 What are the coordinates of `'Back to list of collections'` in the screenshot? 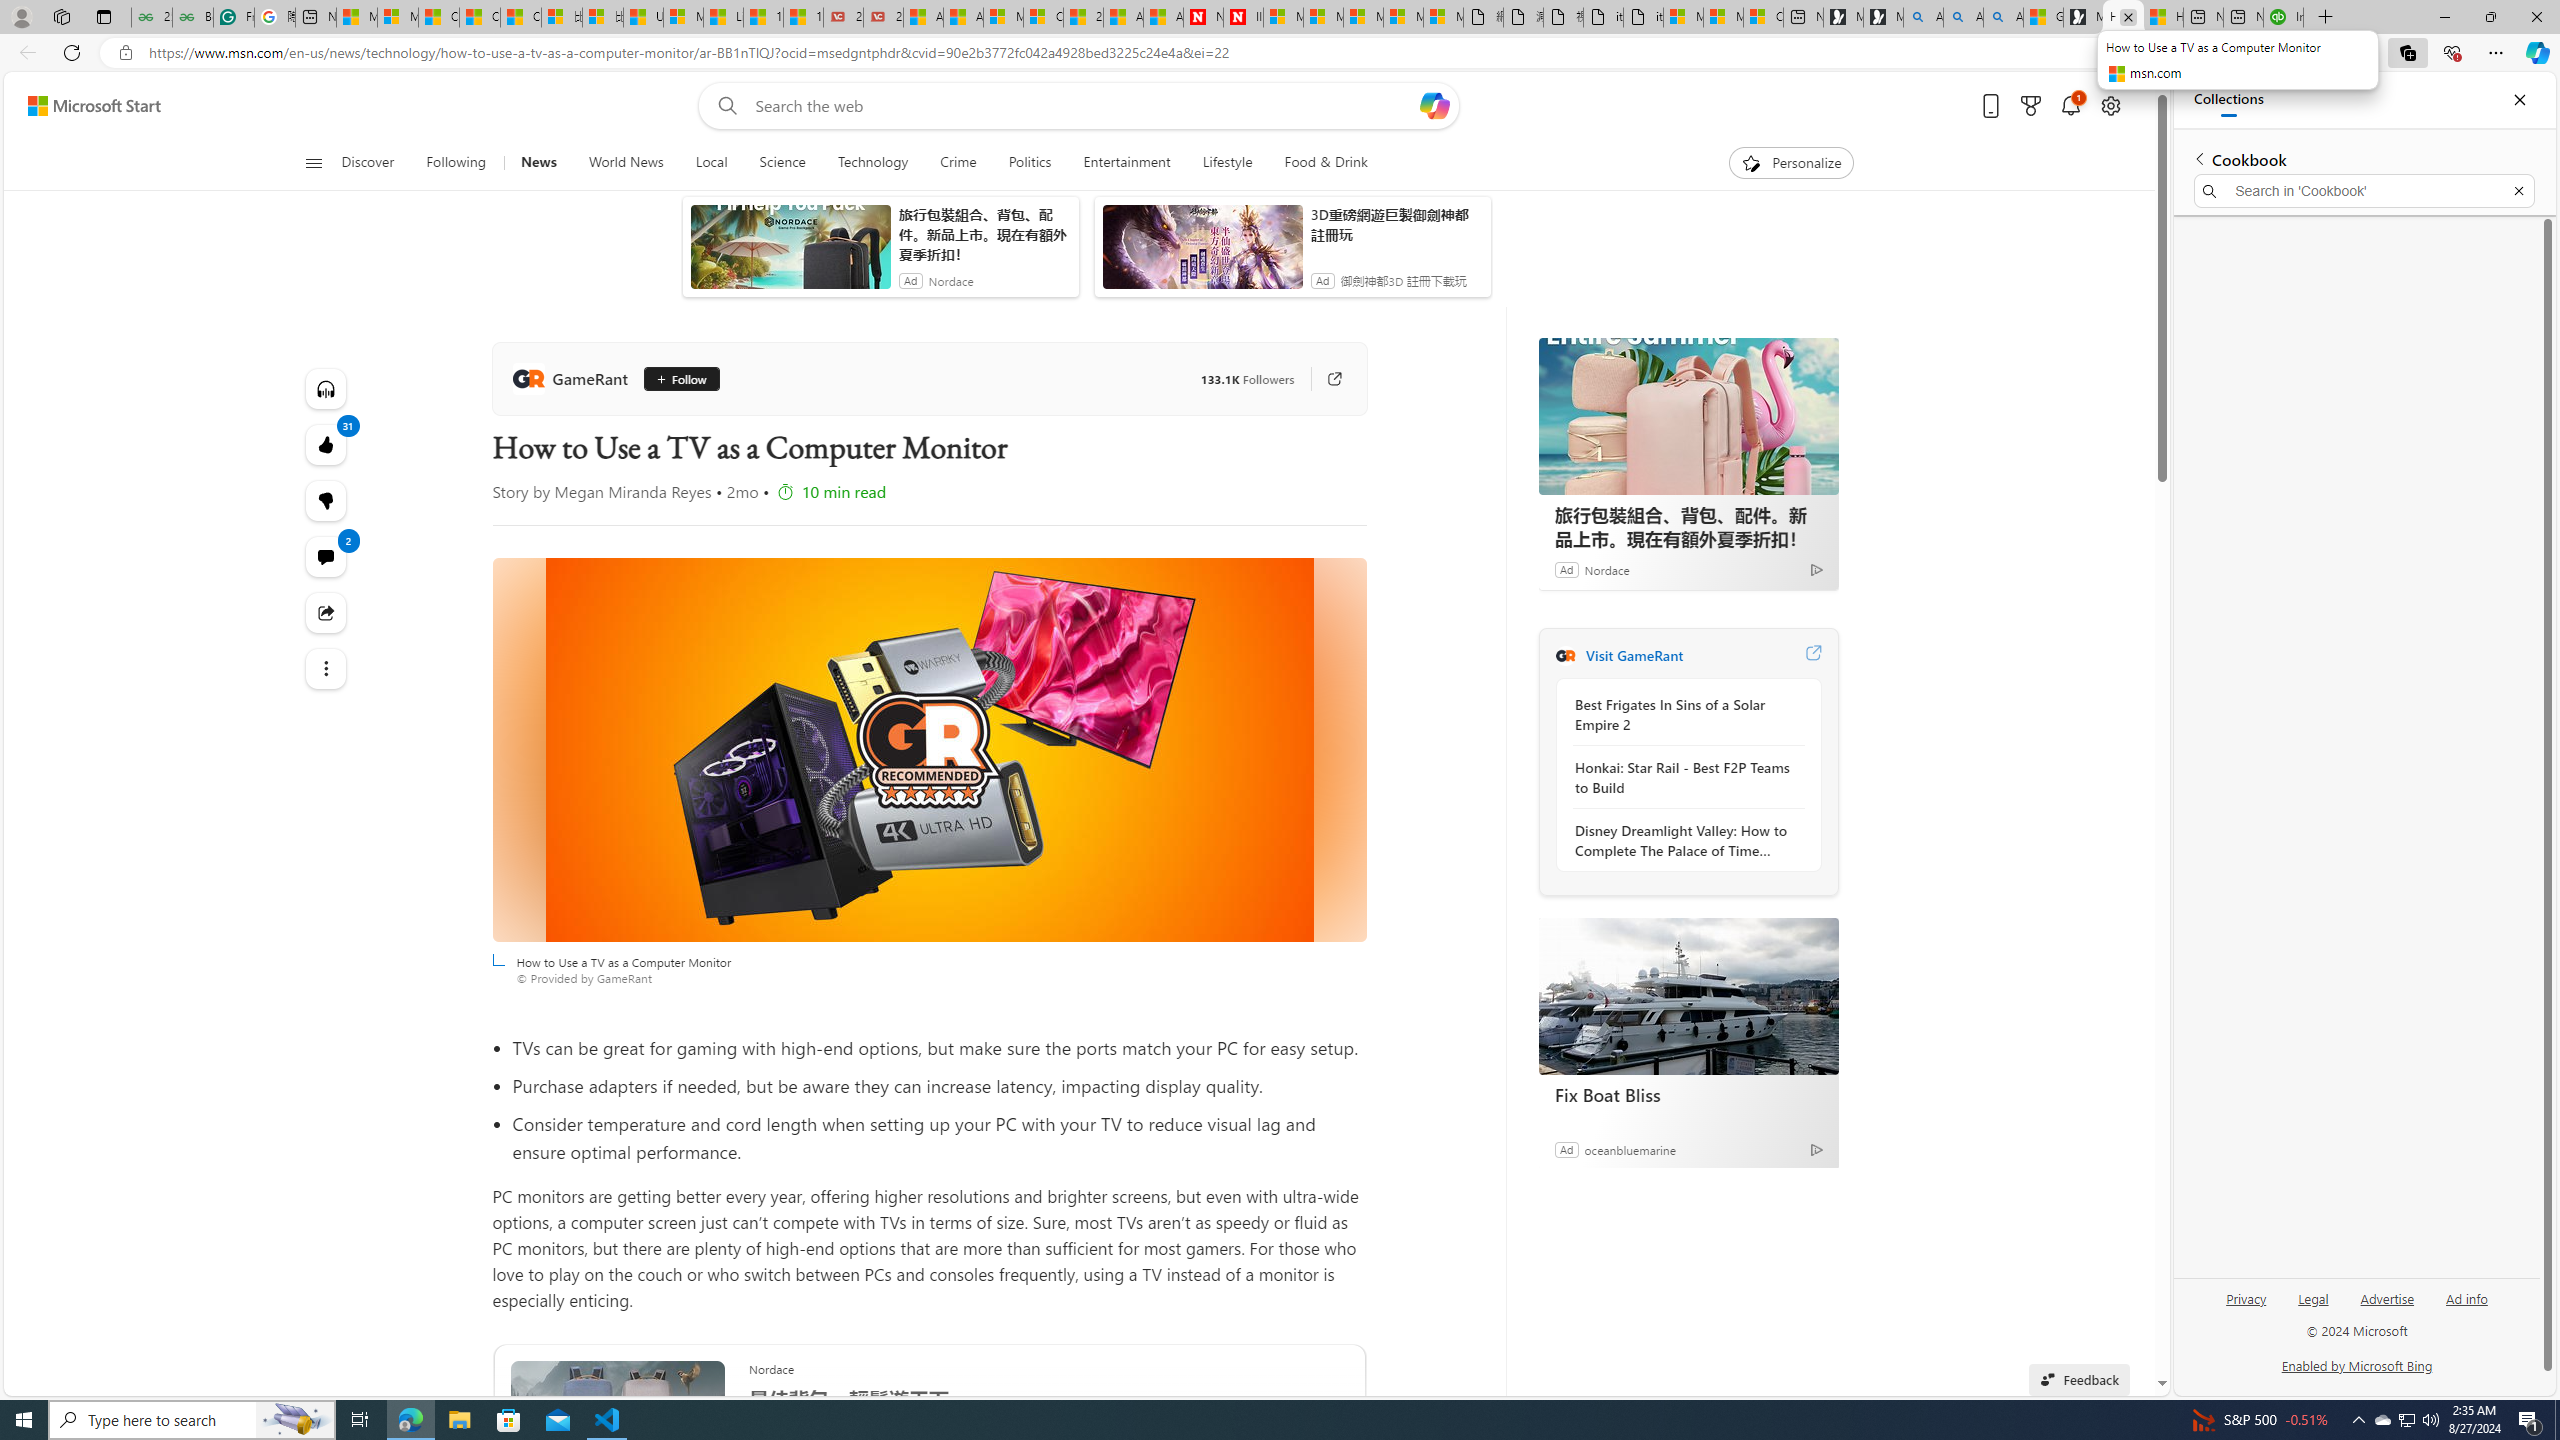 It's located at (2198, 158).